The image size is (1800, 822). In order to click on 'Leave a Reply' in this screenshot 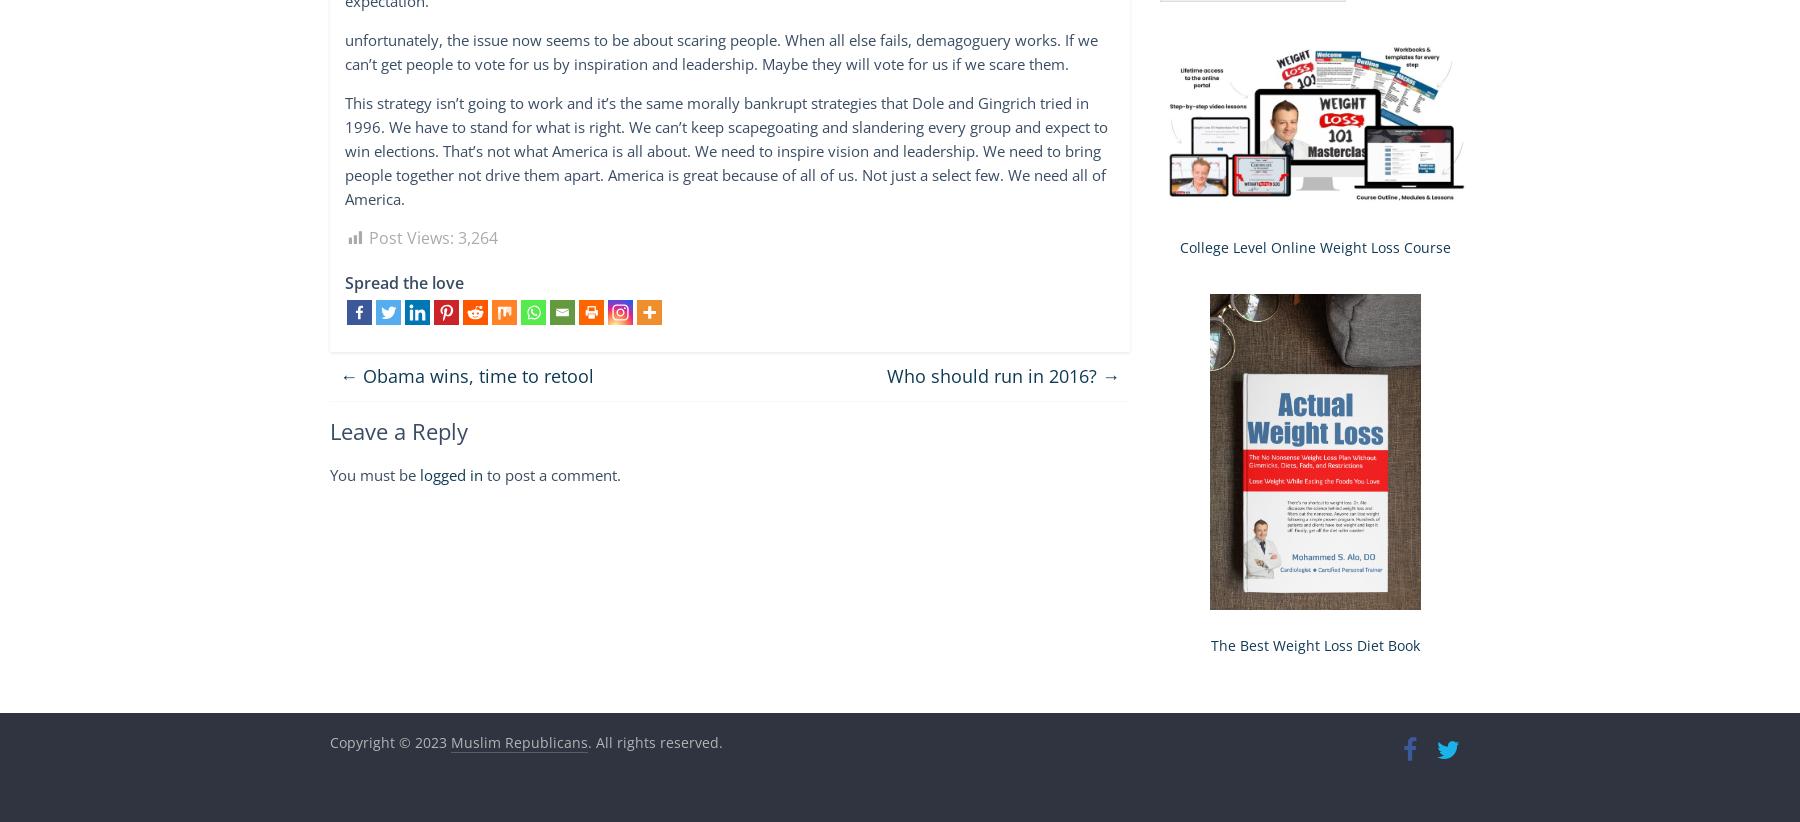, I will do `click(399, 428)`.